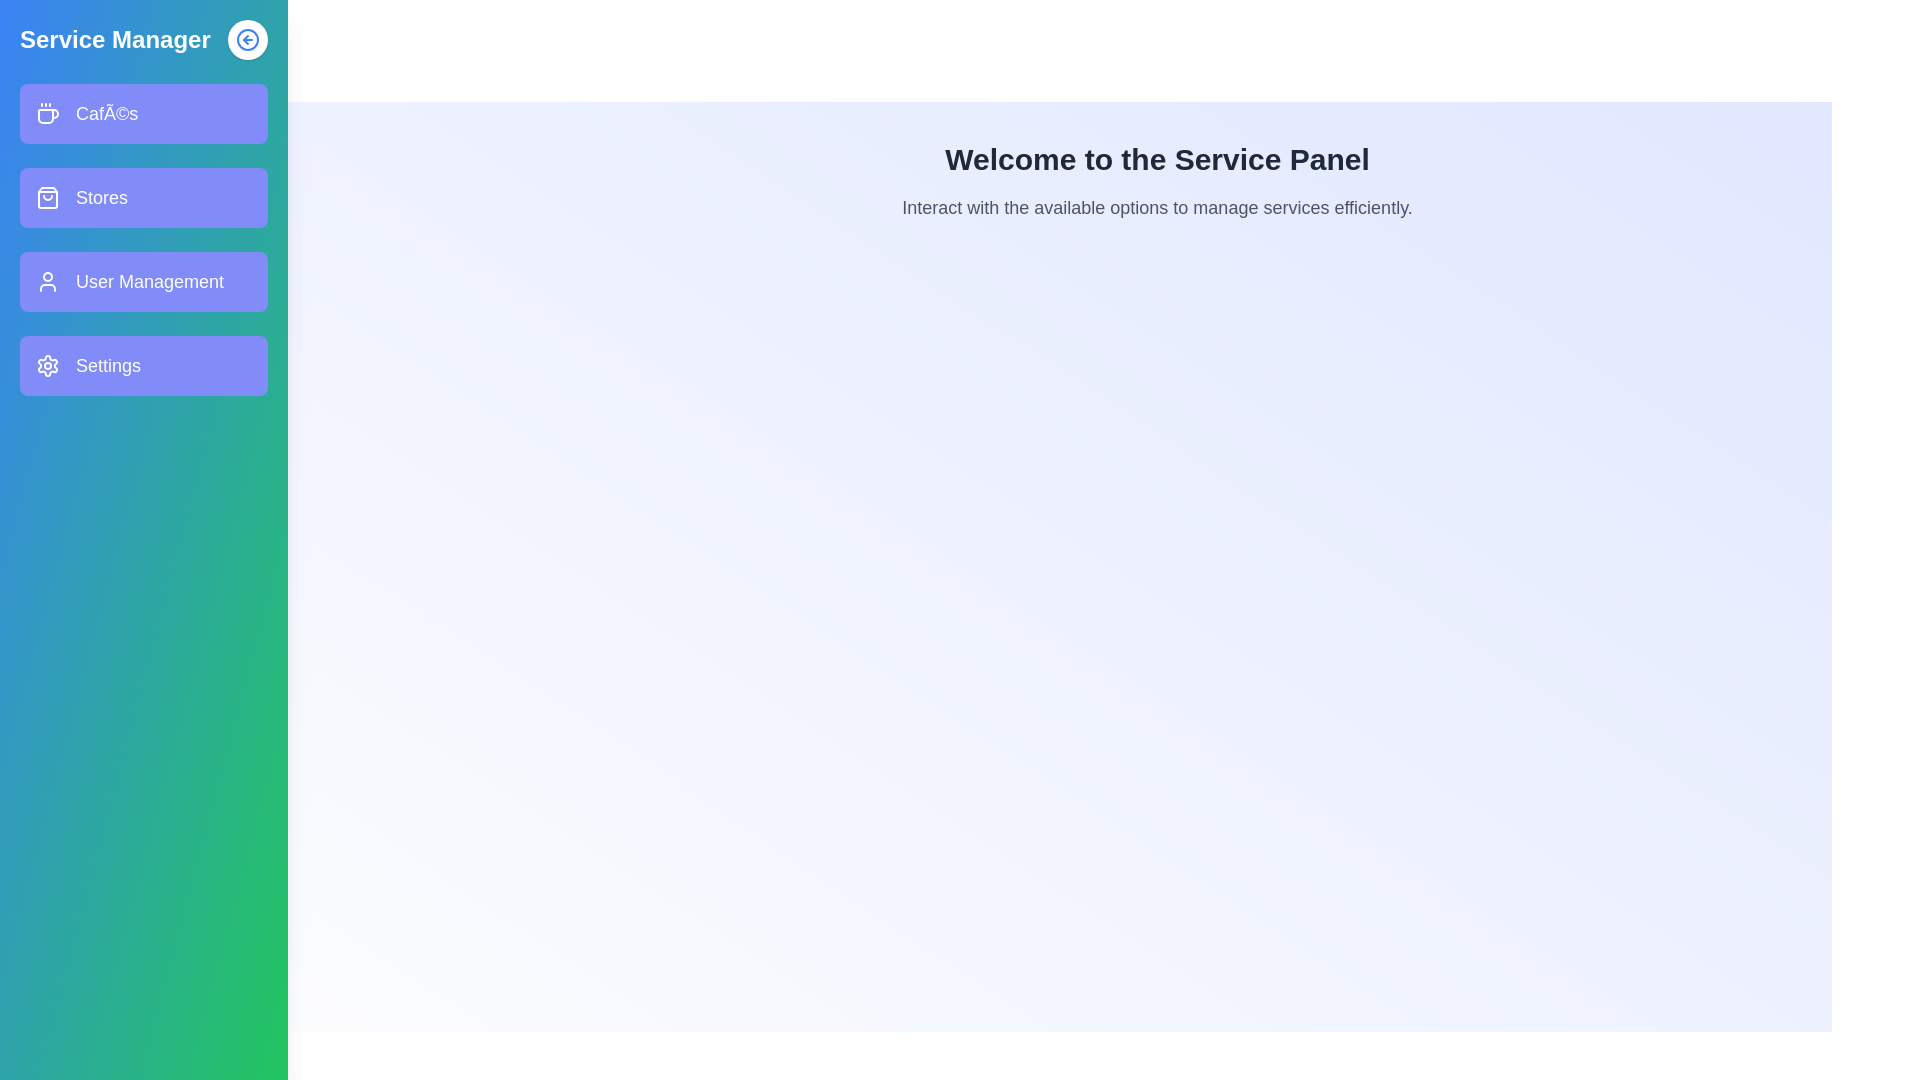 This screenshot has height=1080, width=1920. What do you see at coordinates (143, 114) in the screenshot?
I see `the 'Cafés' menu item` at bounding box center [143, 114].